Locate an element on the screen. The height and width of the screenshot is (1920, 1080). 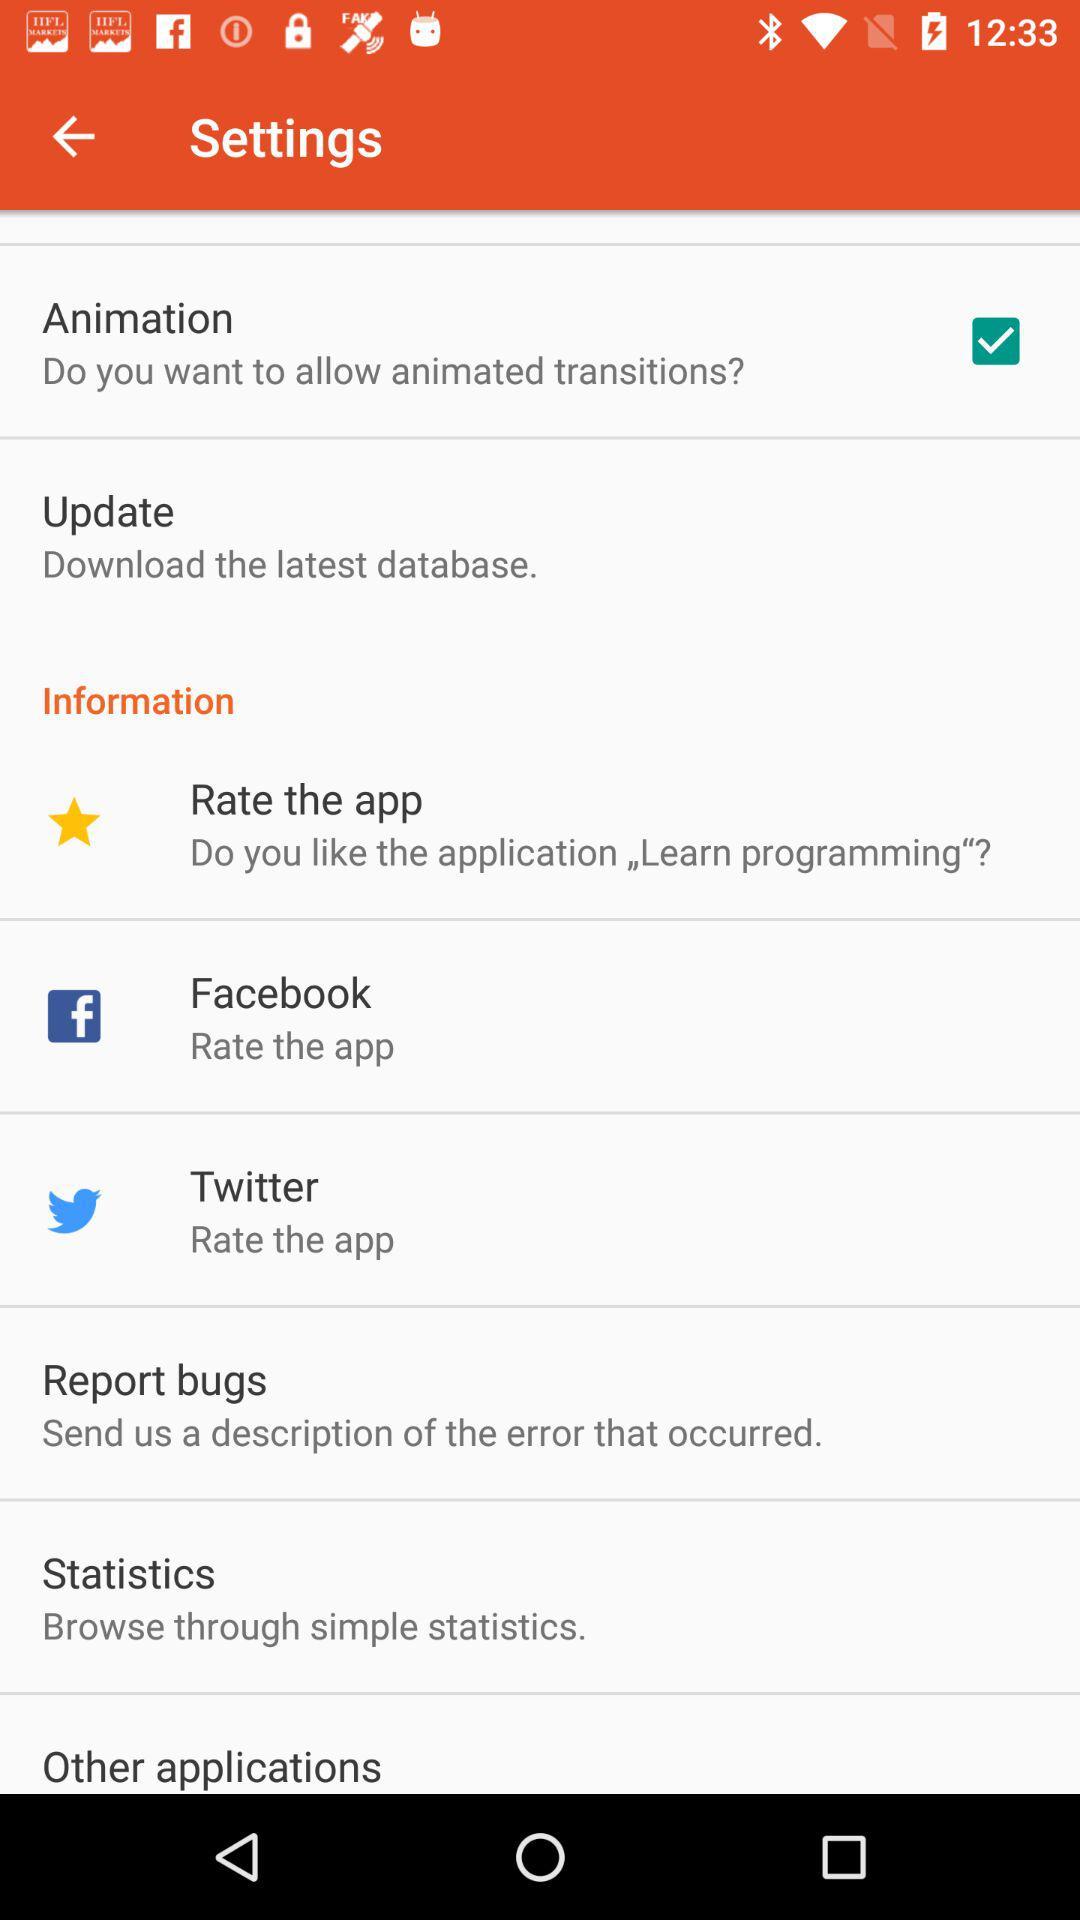
app above do you want is located at coordinates (137, 315).